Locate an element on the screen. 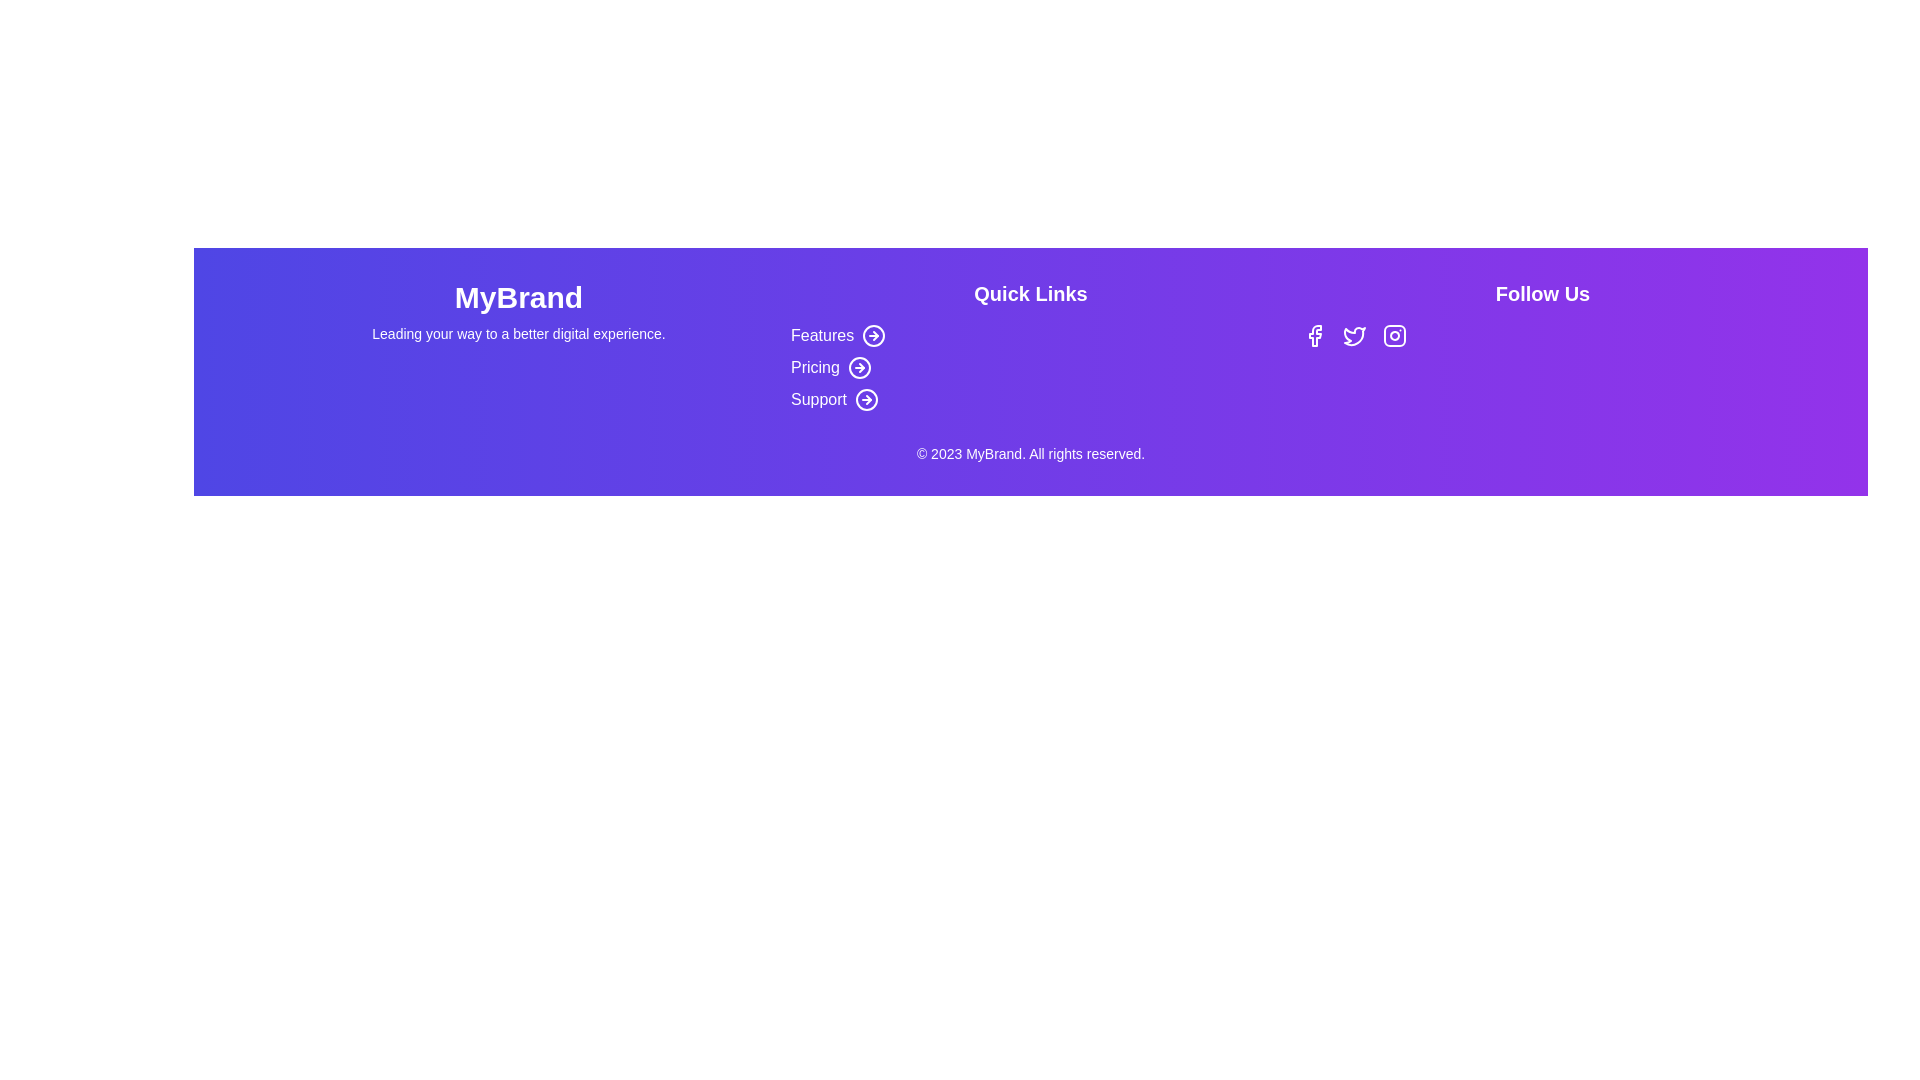 This screenshot has height=1080, width=1920. text label 'Quick Links' which is styled with a bold font and white color against a gradient purple background, located in the footer section of the interface is located at coordinates (1031, 293).